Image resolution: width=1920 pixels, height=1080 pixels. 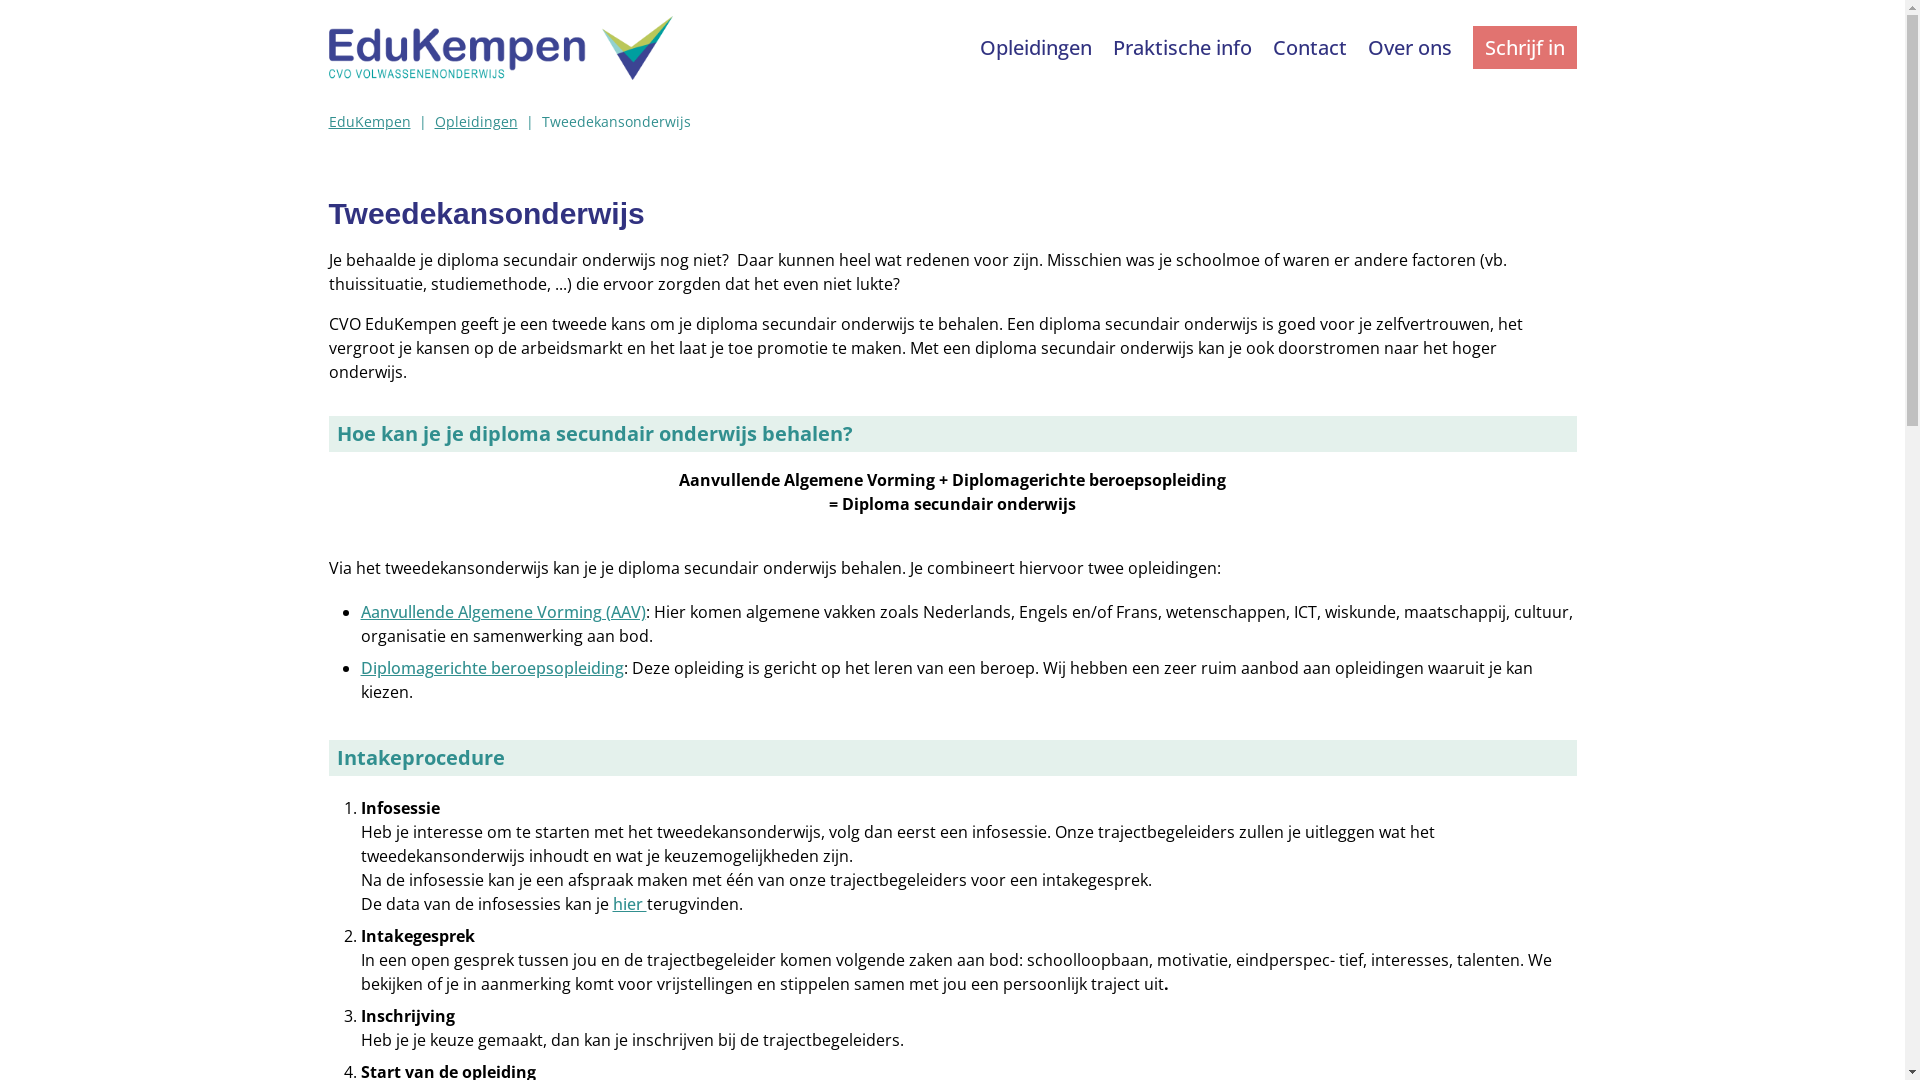 What do you see at coordinates (1184, 46) in the screenshot?
I see `'Praktische info'` at bounding box center [1184, 46].